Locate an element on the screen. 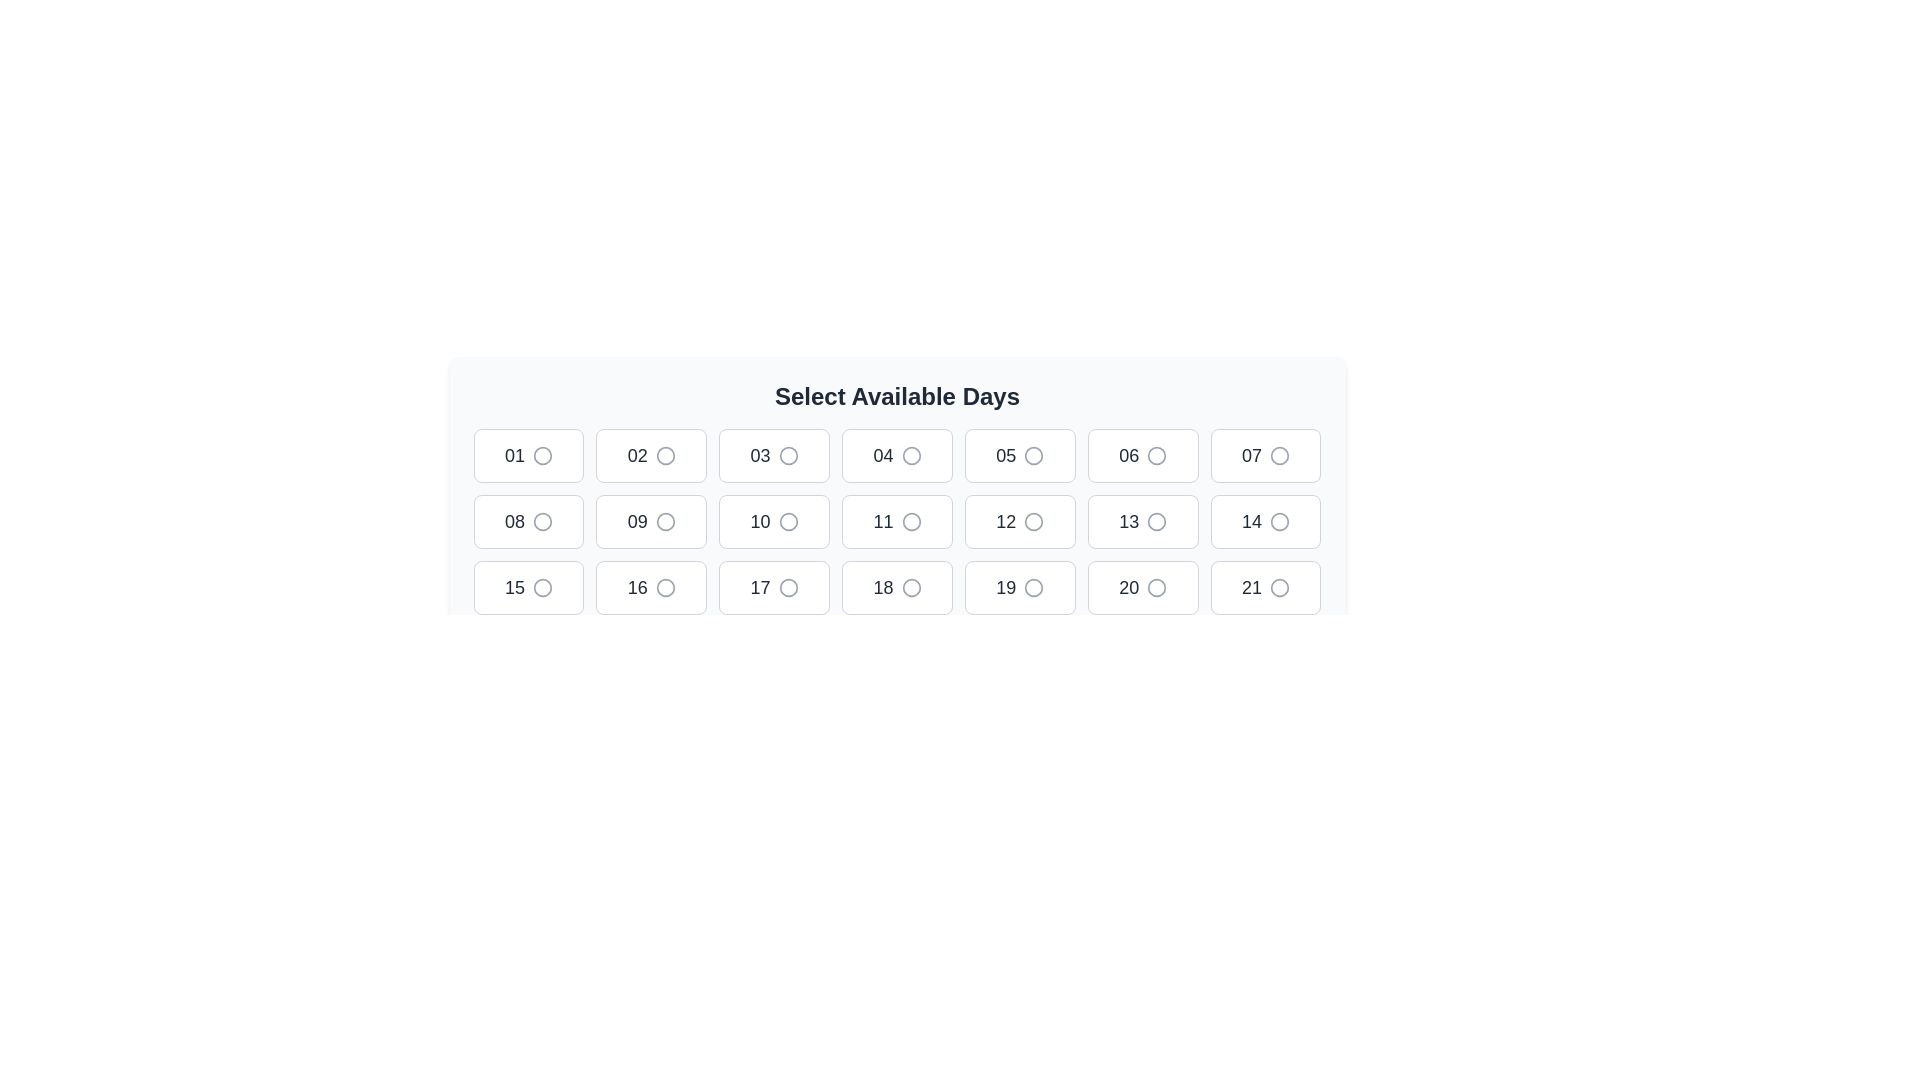 The height and width of the screenshot is (1080, 1920). displayed value of the Text label showing the day number '11' in the interactive calendar interface is located at coordinates (882, 520).